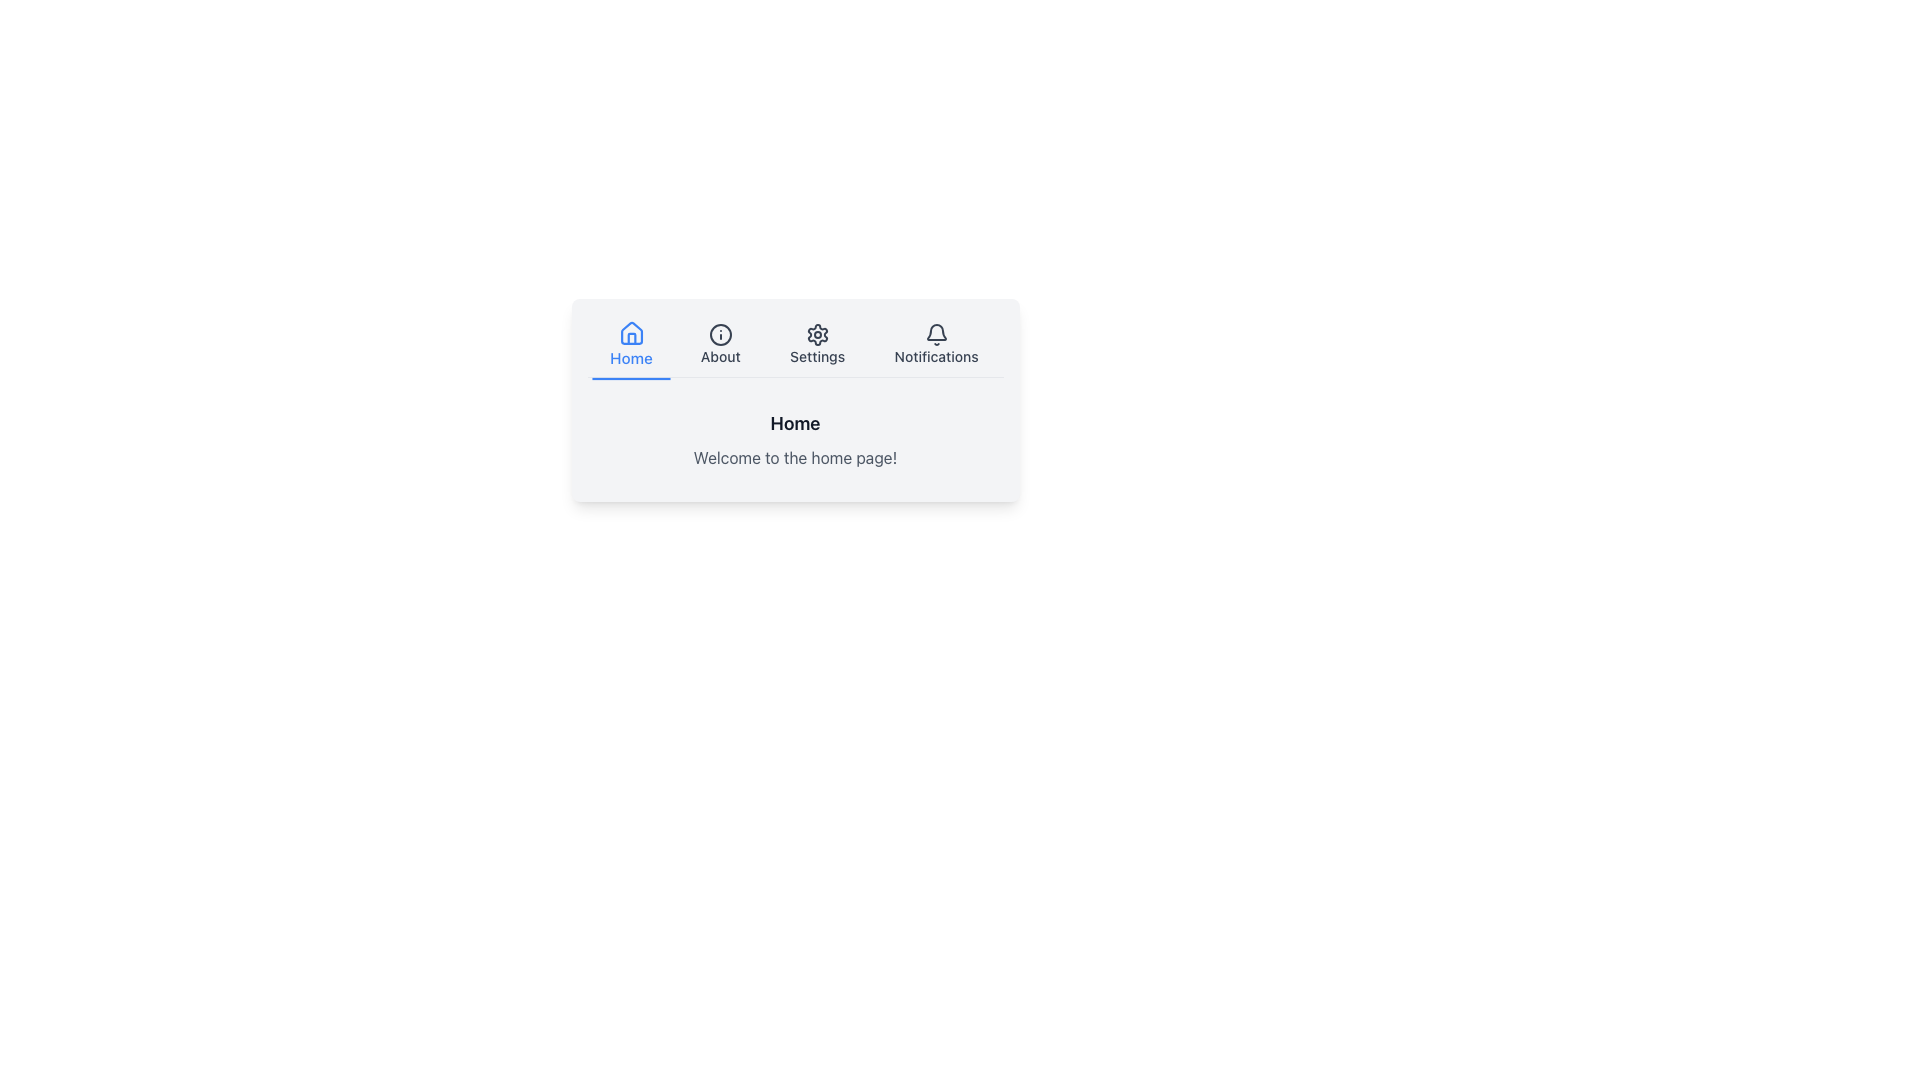 This screenshot has width=1920, height=1080. What do you see at coordinates (720, 356) in the screenshot?
I see `on the 'About' text label located in the navigation menu, positioned below the information icon` at bounding box center [720, 356].